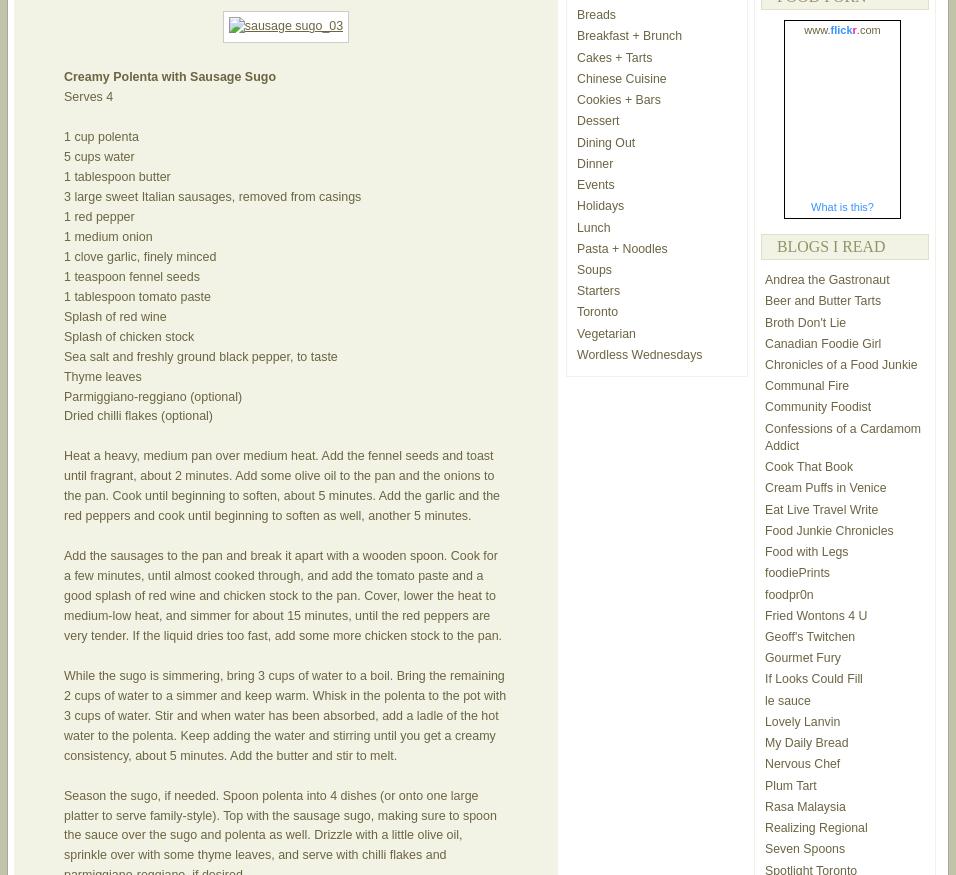 This screenshot has height=875, width=956. Describe the element at coordinates (600, 205) in the screenshot. I see `'Holidays'` at that location.